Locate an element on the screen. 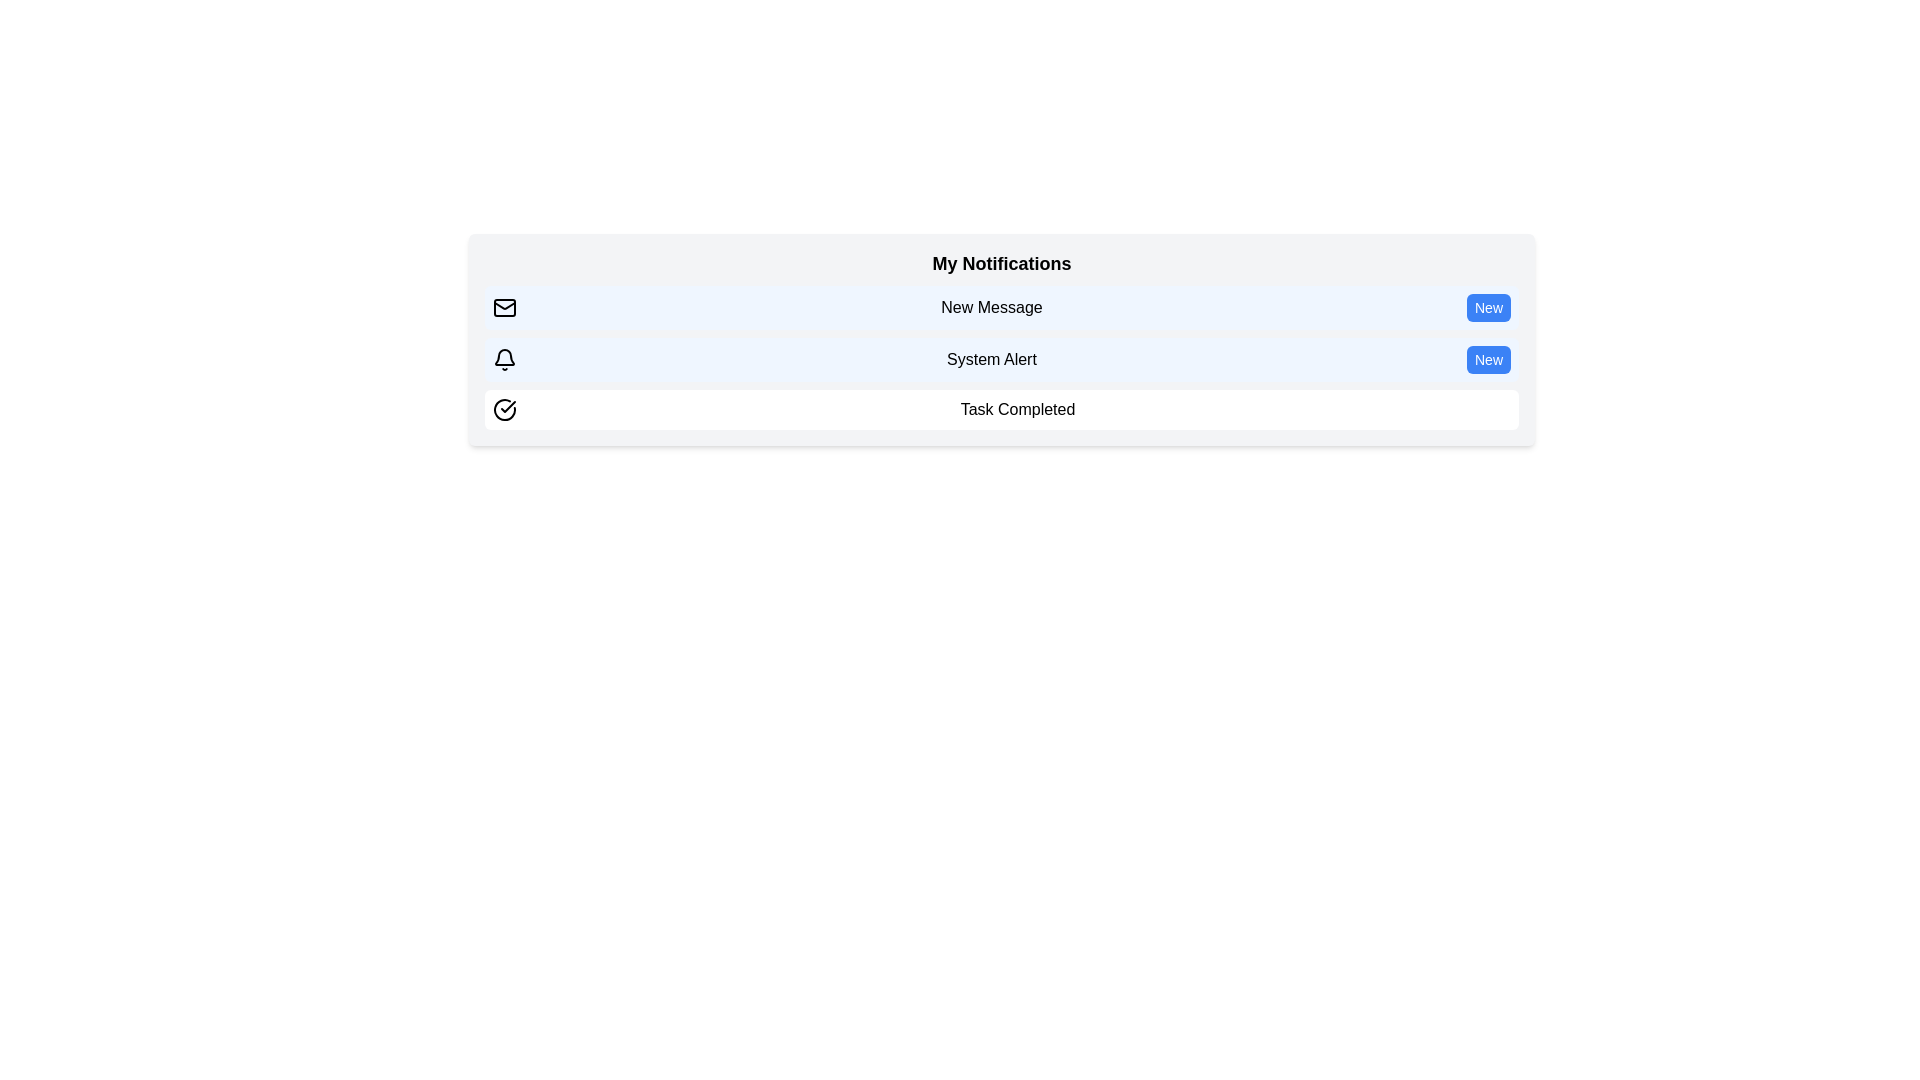 Image resolution: width=1920 pixels, height=1080 pixels. the 'Task Completed' notification item located in the third row of the 'My Notifications' list is located at coordinates (1002, 408).